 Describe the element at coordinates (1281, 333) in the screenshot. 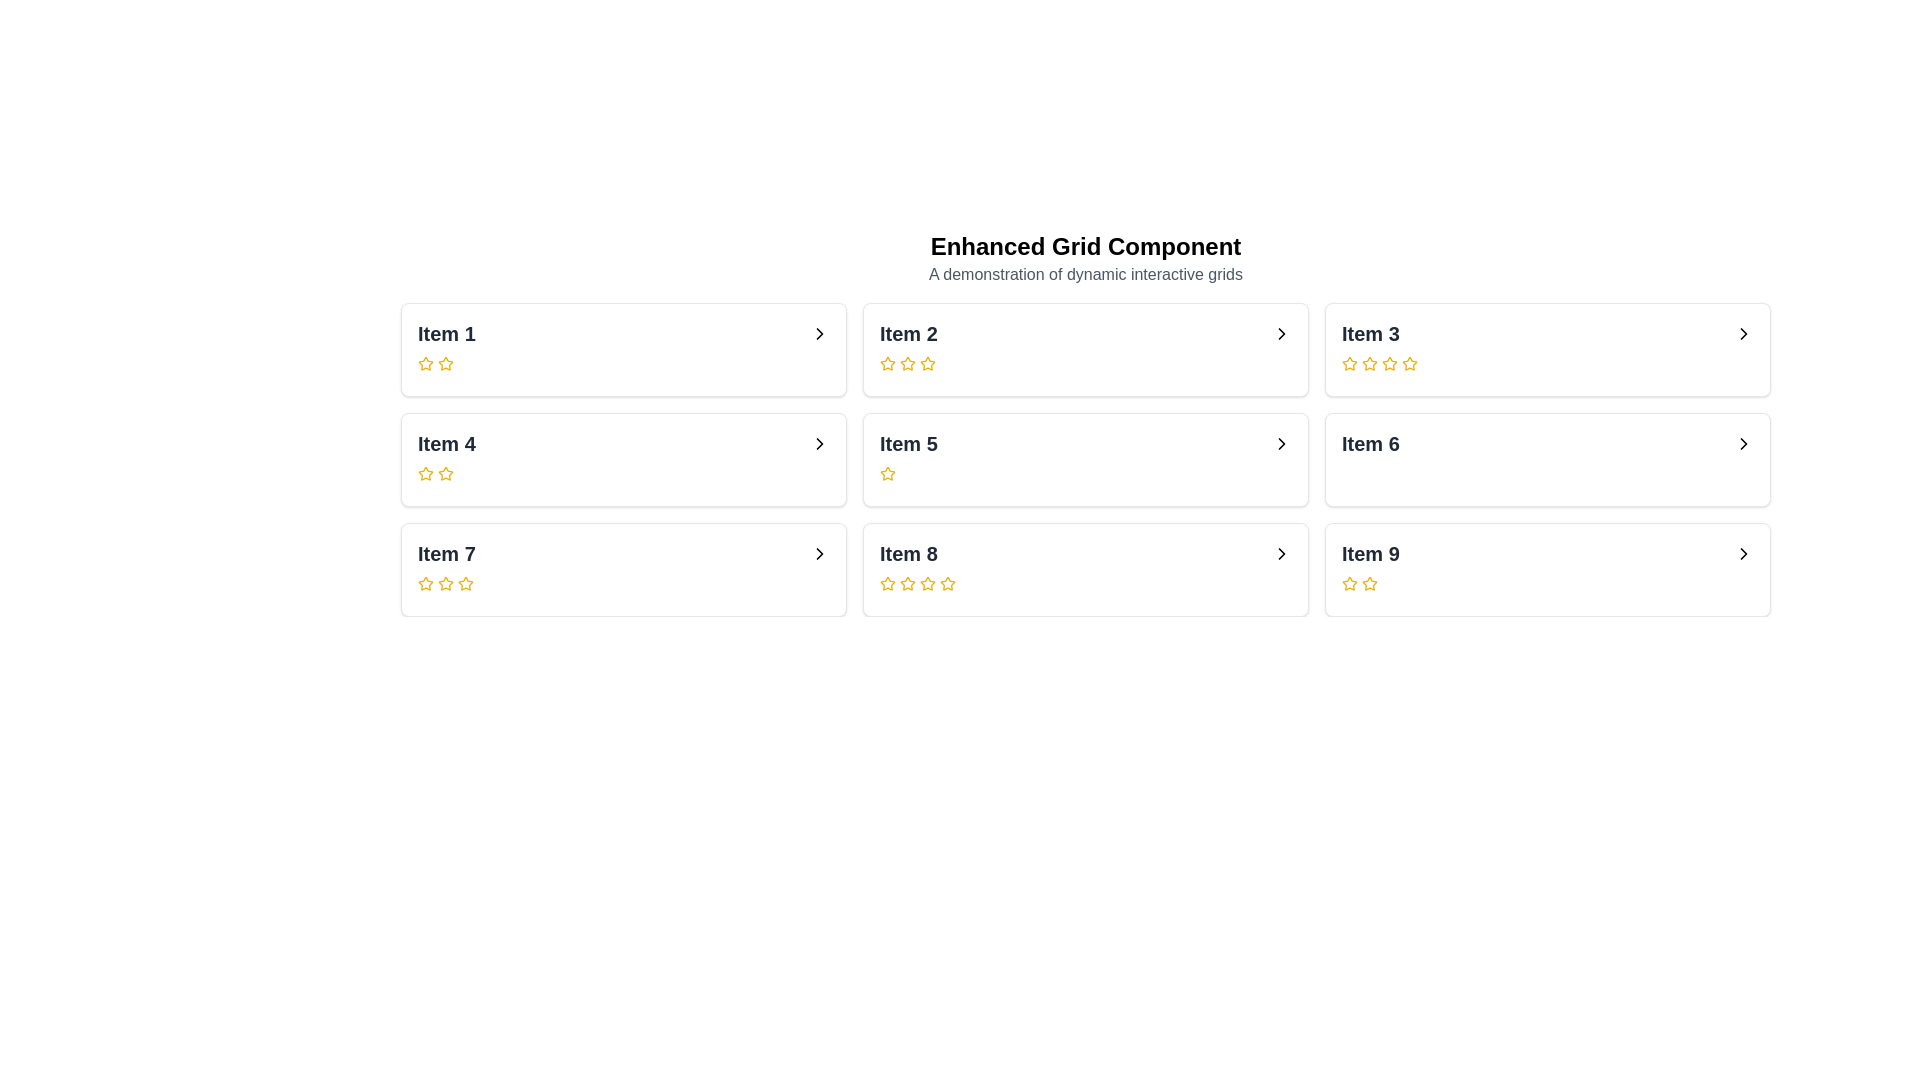

I see `the interactive expansion icon located at the rightmost part of 'Item 2' to trigger hover effects` at that location.